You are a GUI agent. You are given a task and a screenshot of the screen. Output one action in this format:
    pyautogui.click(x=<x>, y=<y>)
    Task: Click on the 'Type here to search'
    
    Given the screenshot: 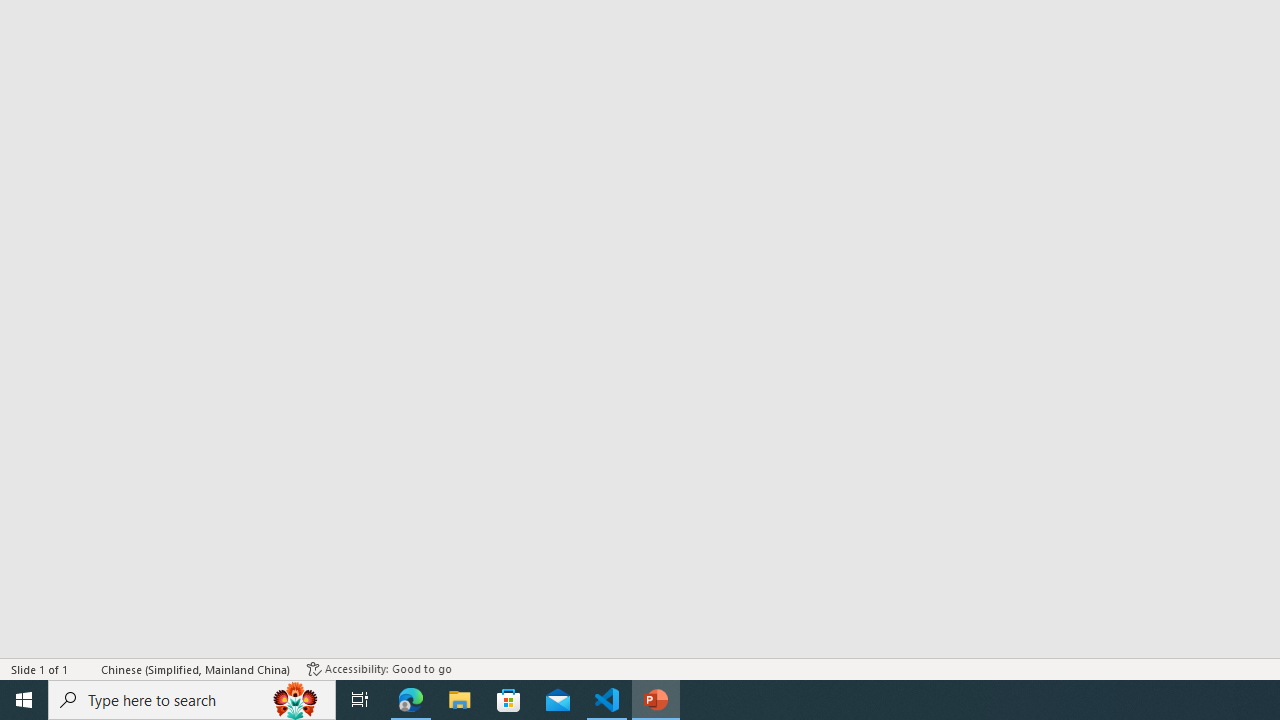 What is the action you would take?
    pyautogui.click(x=192, y=698)
    